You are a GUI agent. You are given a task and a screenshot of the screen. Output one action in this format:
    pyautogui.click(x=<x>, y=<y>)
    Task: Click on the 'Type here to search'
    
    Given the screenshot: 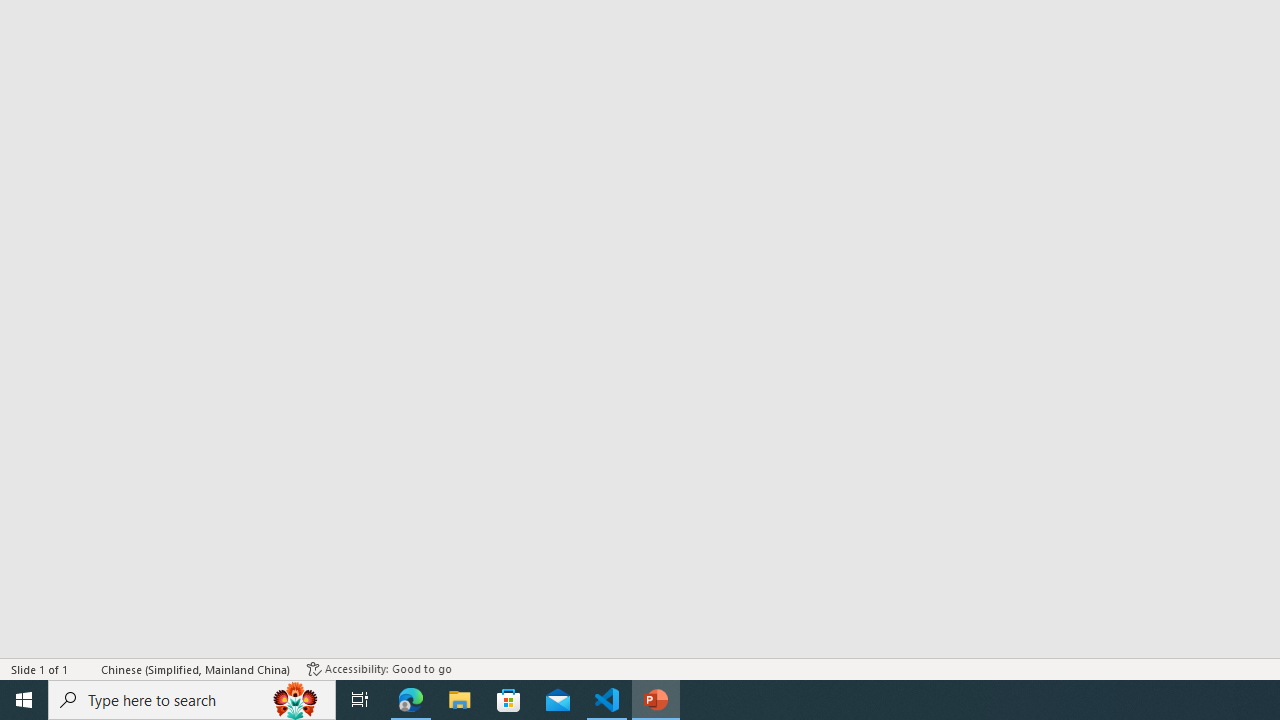 What is the action you would take?
    pyautogui.click(x=192, y=698)
    